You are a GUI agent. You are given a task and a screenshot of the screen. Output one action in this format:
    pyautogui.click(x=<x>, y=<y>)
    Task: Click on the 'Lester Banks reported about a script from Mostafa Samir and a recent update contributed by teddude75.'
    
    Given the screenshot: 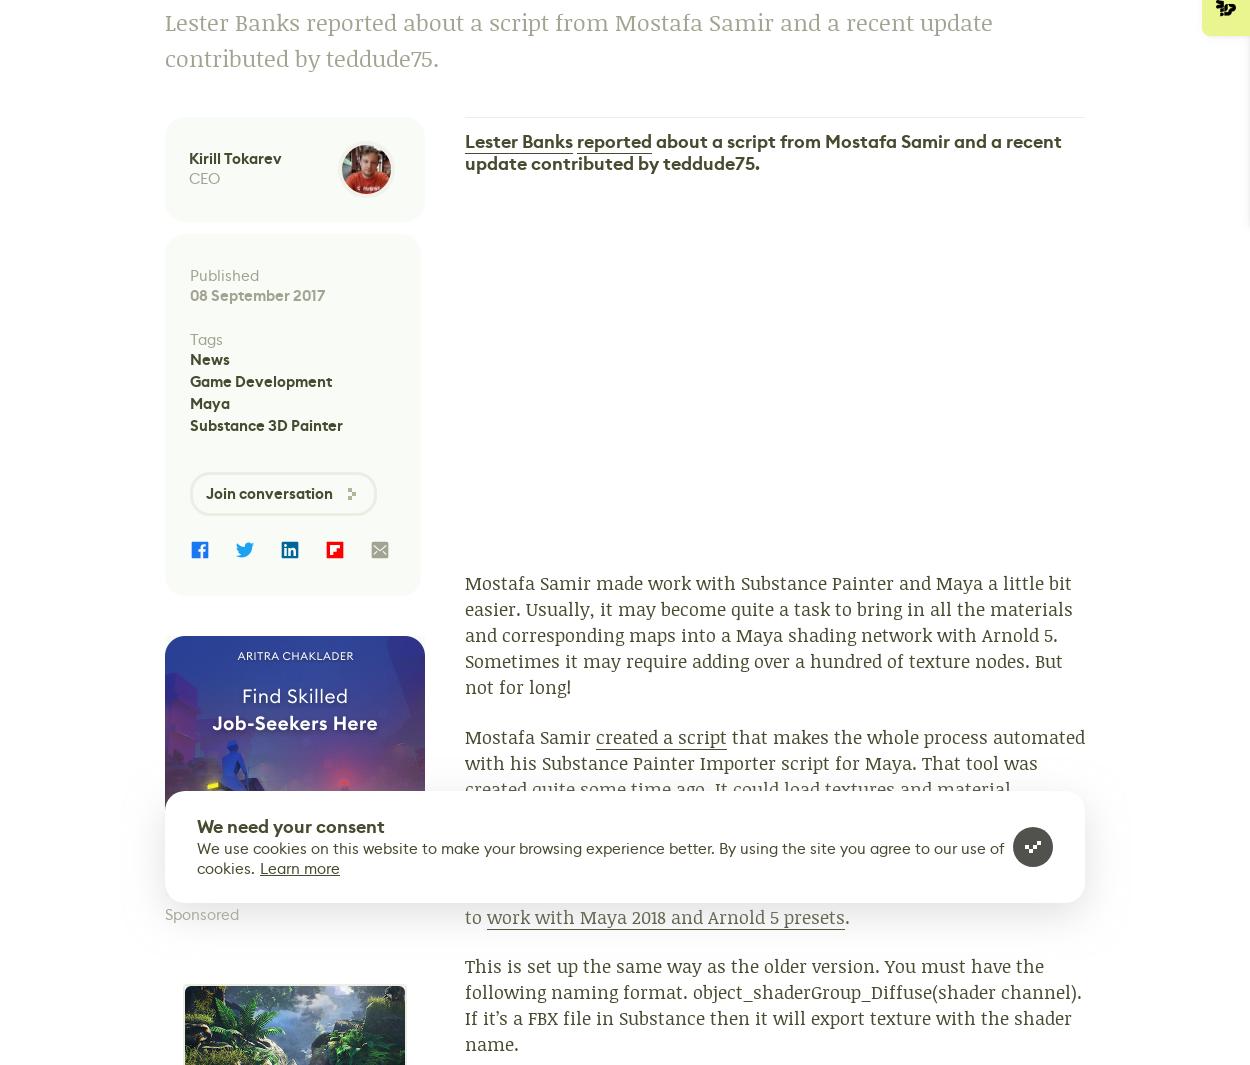 What is the action you would take?
    pyautogui.click(x=578, y=38)
    